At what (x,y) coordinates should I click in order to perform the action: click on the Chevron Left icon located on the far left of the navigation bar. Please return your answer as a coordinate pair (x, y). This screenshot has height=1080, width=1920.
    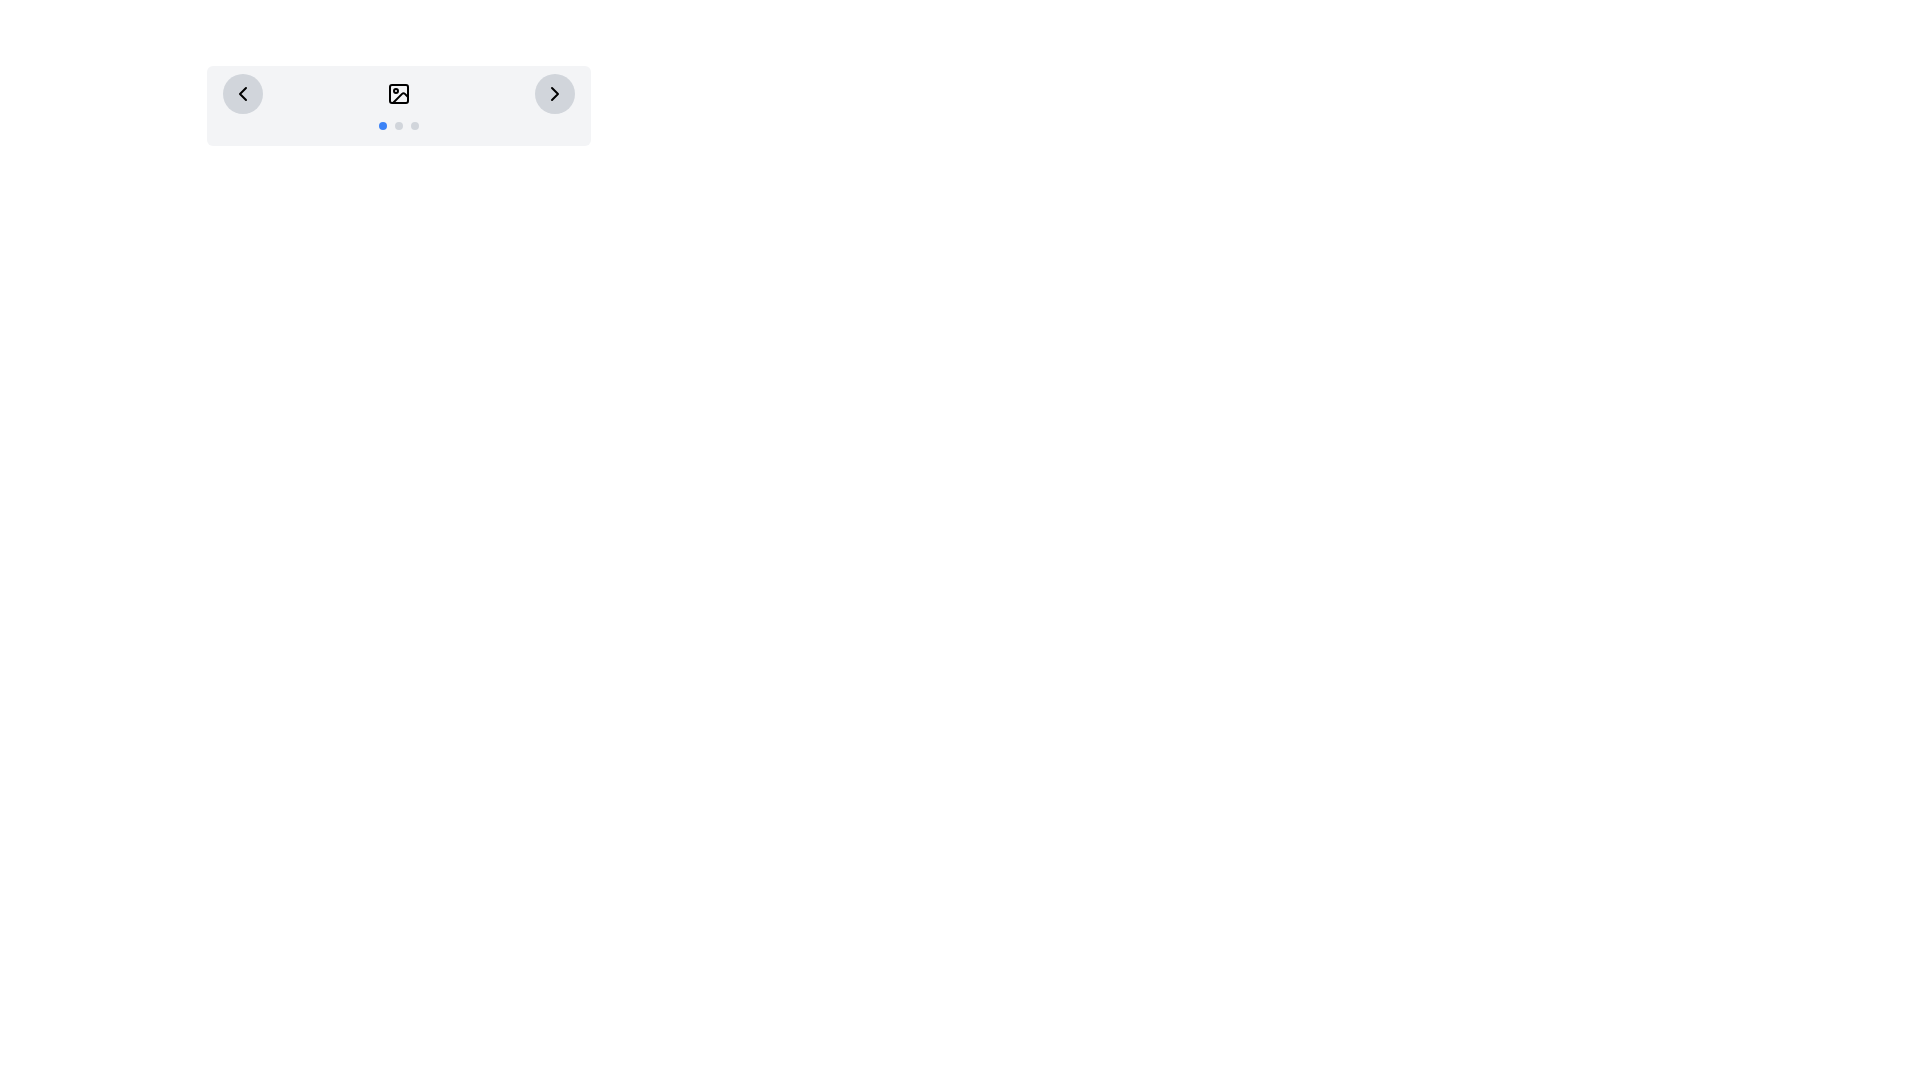
    Looking at the image, I should click on (241, 93).